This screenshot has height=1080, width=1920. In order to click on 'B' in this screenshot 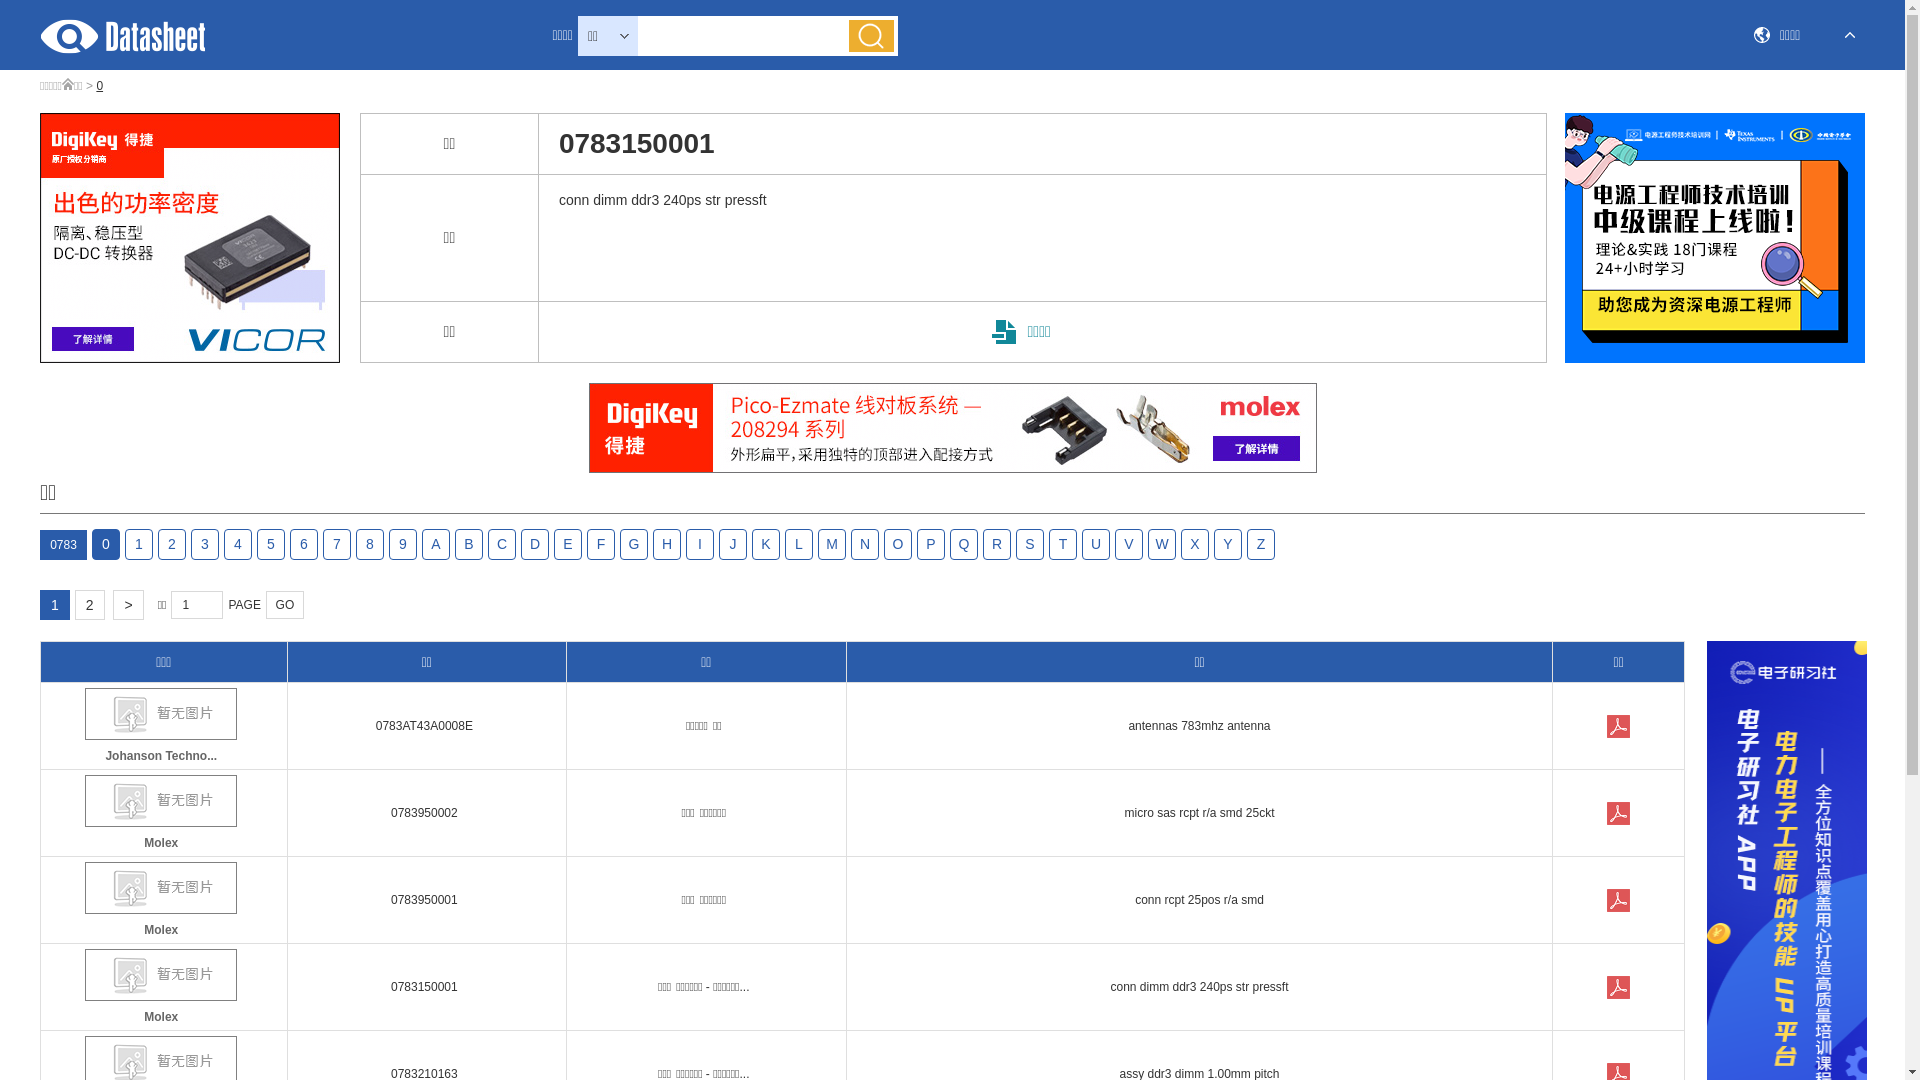, I will do `click(454, 544)`.